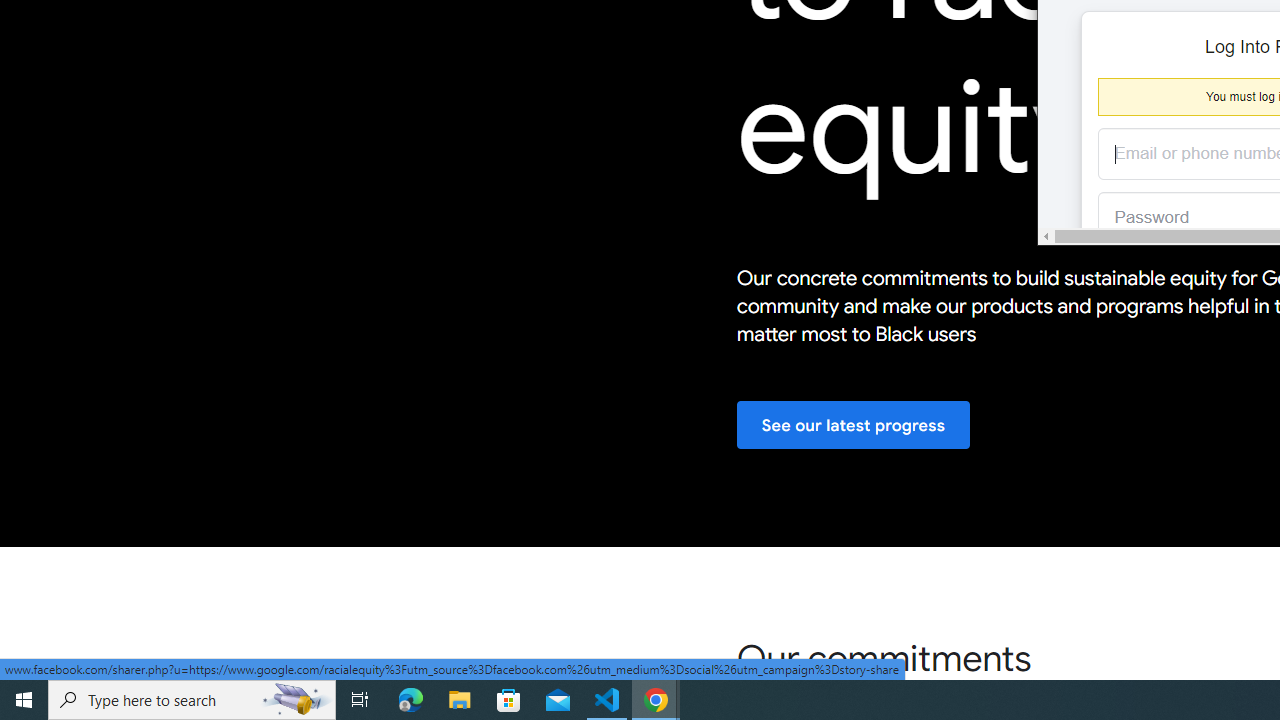  I want to click on 'Visual Studio Code - 1 running window', so click(606, 698).